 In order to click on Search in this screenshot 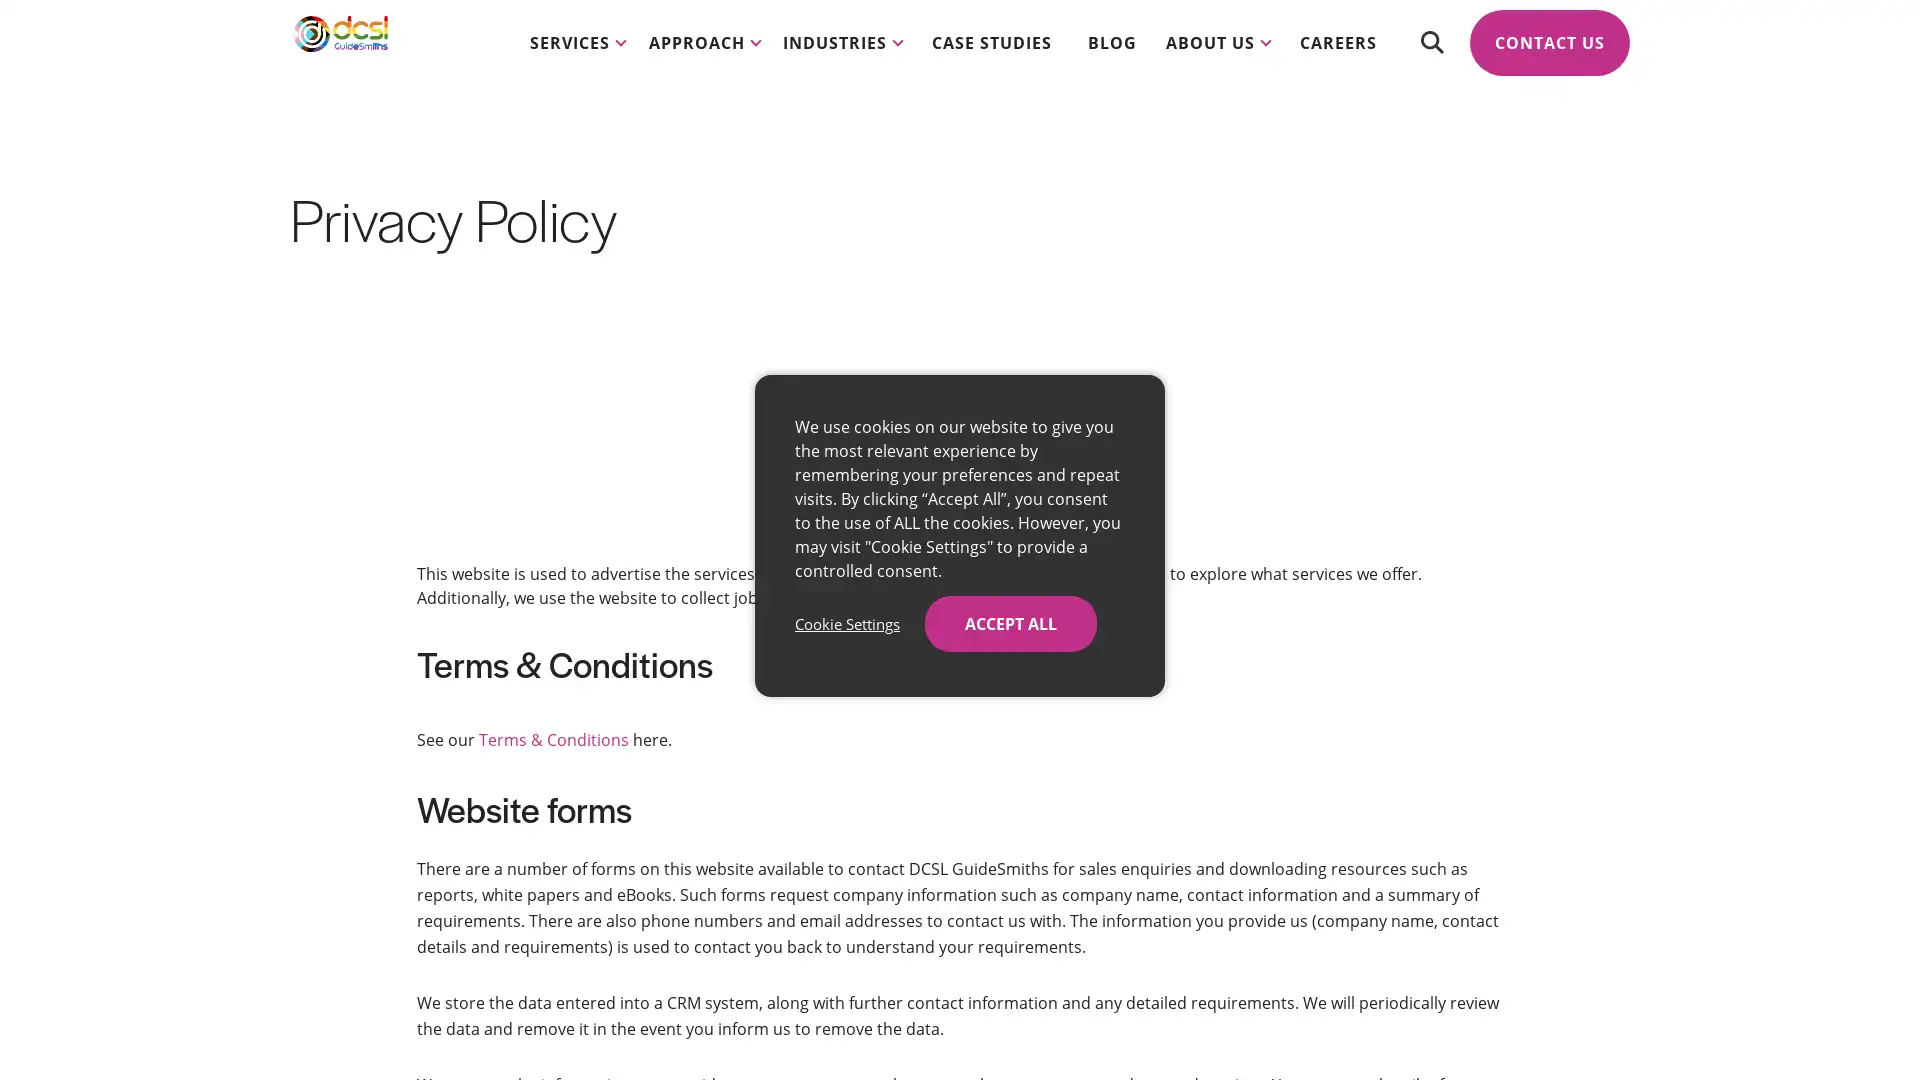, I will do `click(1430, 60)`.